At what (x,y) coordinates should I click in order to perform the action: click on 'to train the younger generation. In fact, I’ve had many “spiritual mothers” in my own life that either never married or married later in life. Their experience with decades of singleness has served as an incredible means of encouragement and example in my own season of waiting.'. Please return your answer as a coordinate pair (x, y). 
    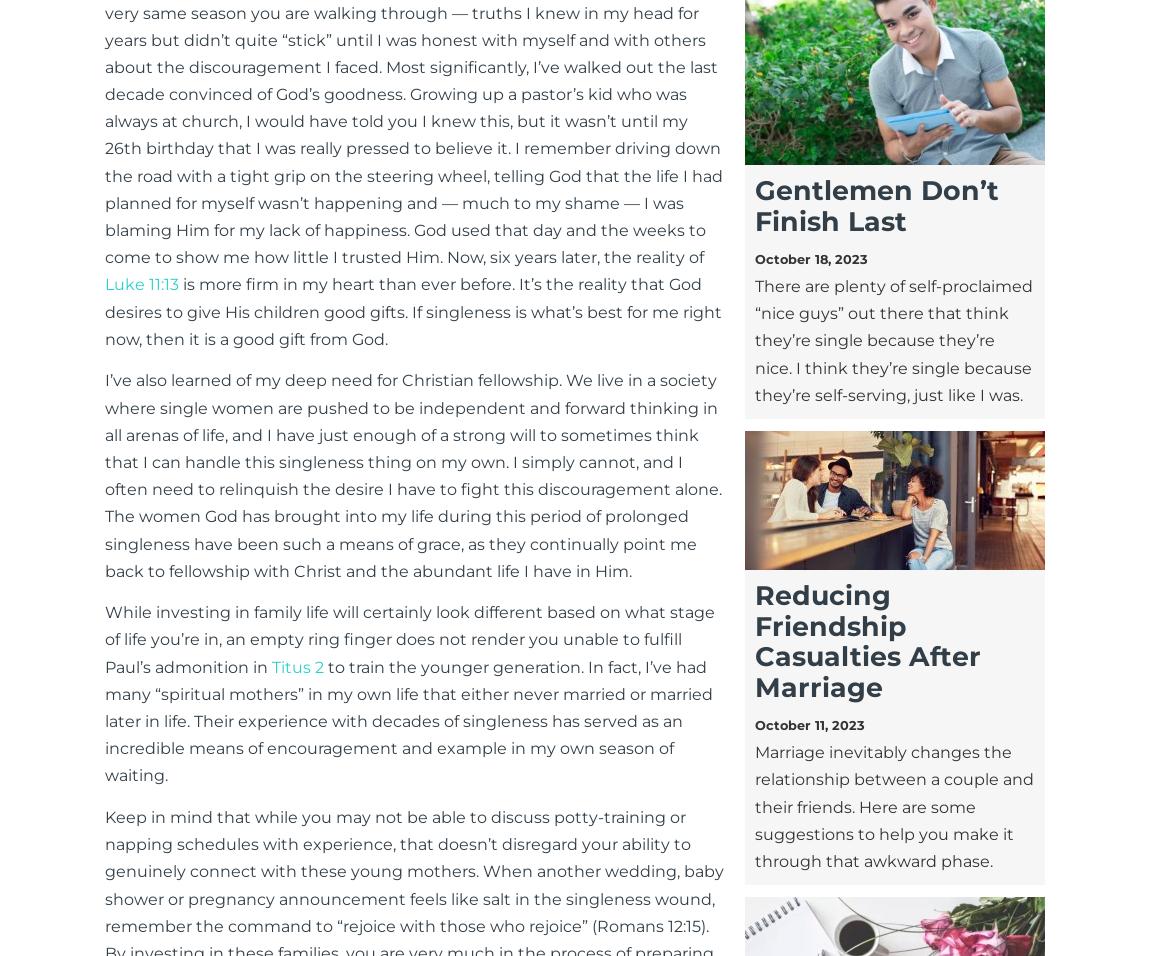
    Looking at the image, I should click on (103, 720).